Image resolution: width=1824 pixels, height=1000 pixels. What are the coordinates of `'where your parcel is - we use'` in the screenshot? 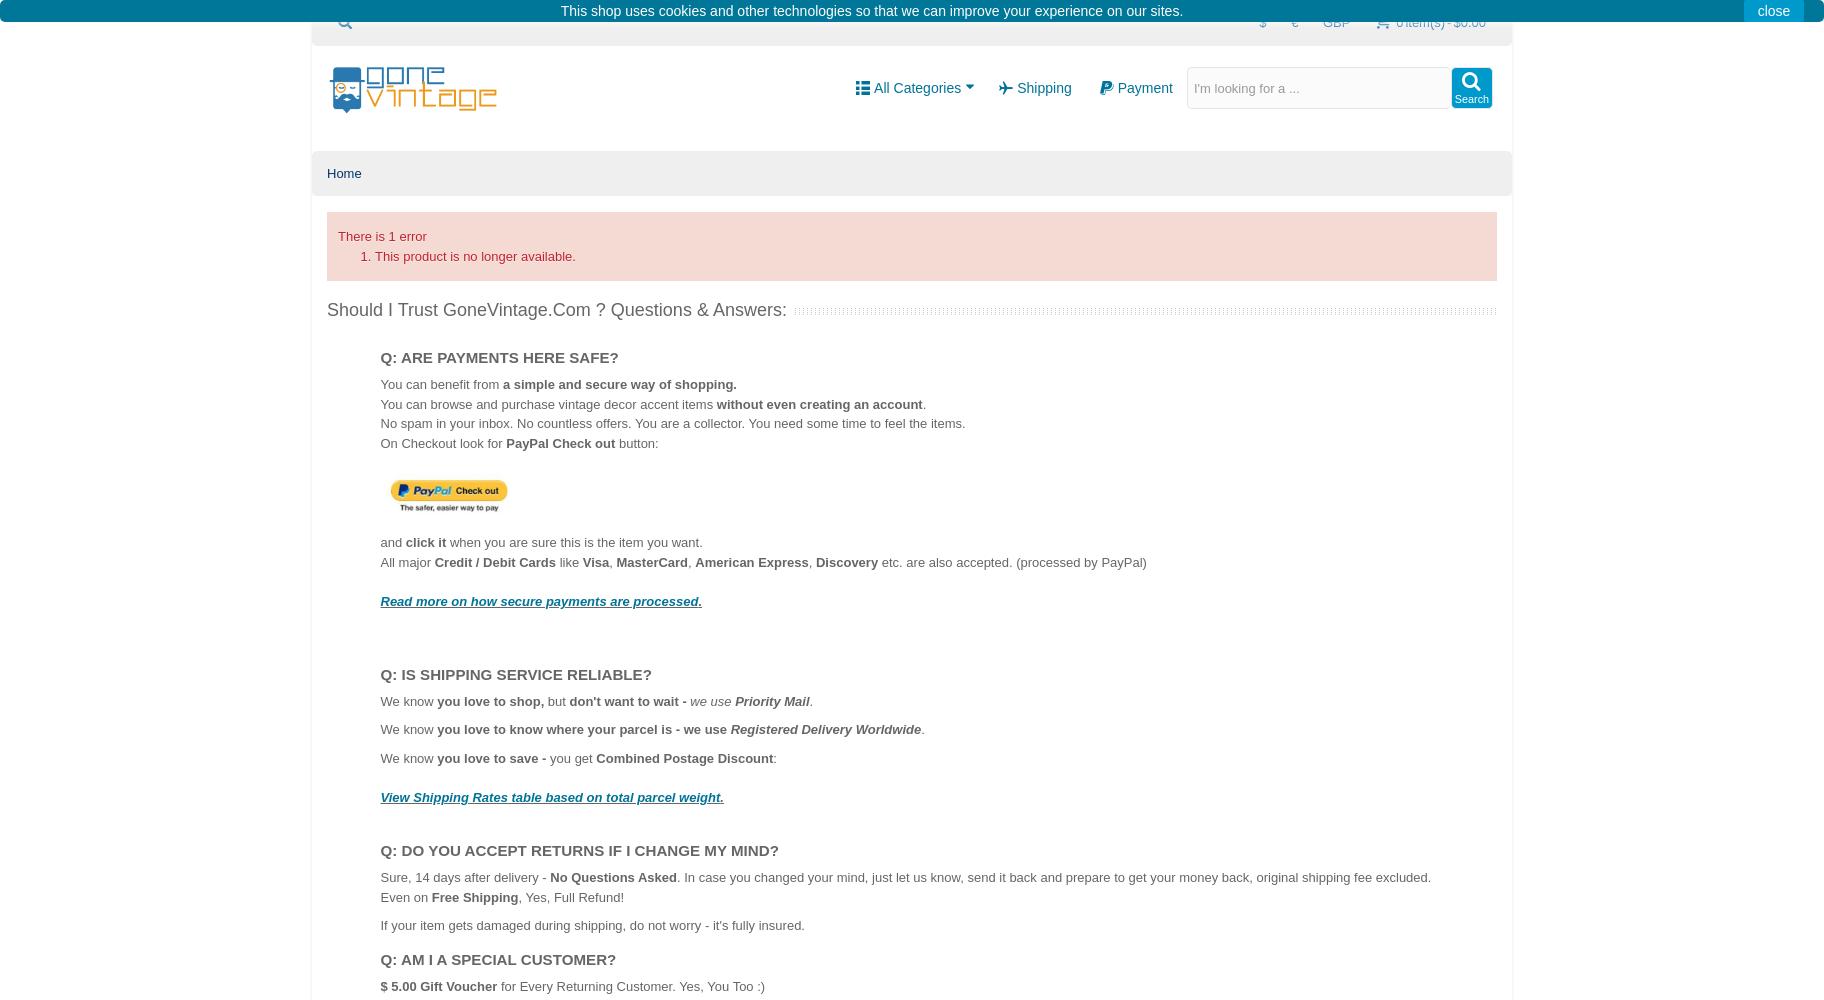 It's located at (635, 728).